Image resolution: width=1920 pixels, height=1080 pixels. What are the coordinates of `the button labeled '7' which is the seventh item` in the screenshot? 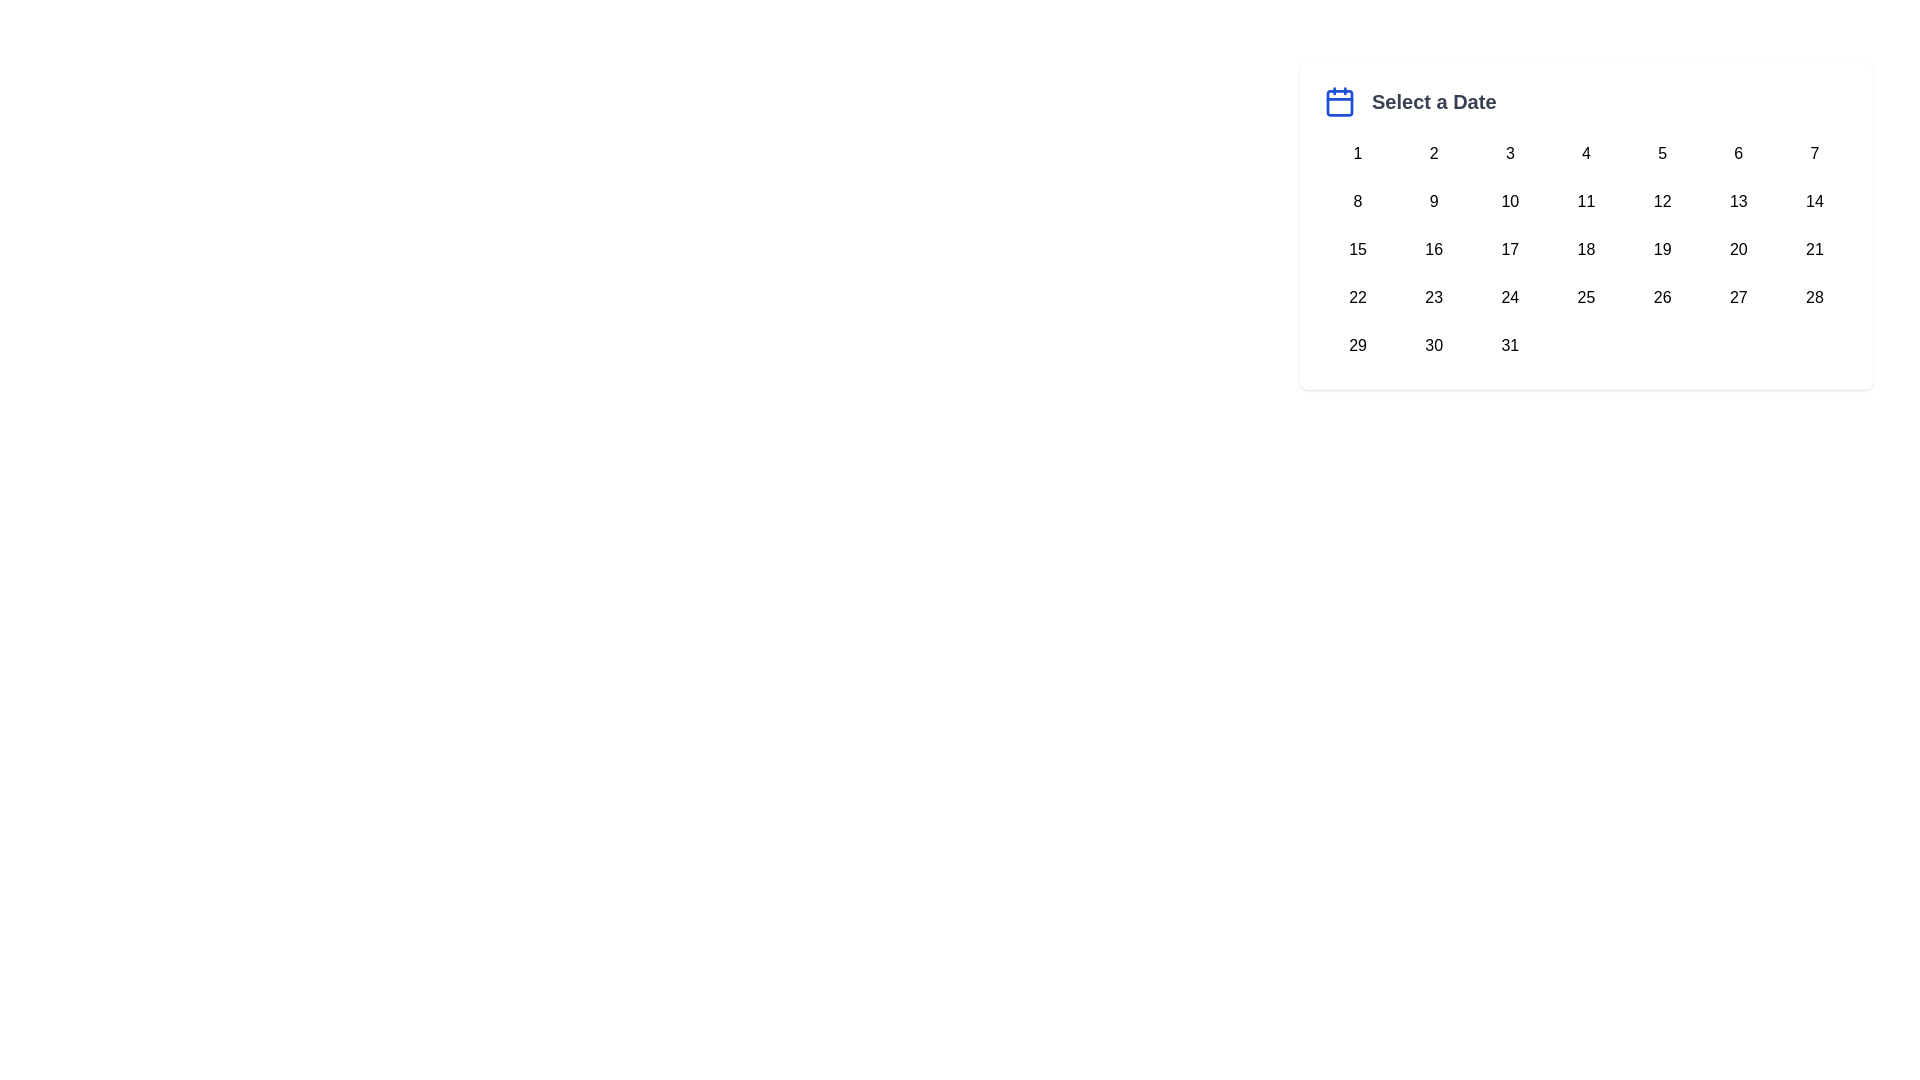 It's located at (1814, 153).